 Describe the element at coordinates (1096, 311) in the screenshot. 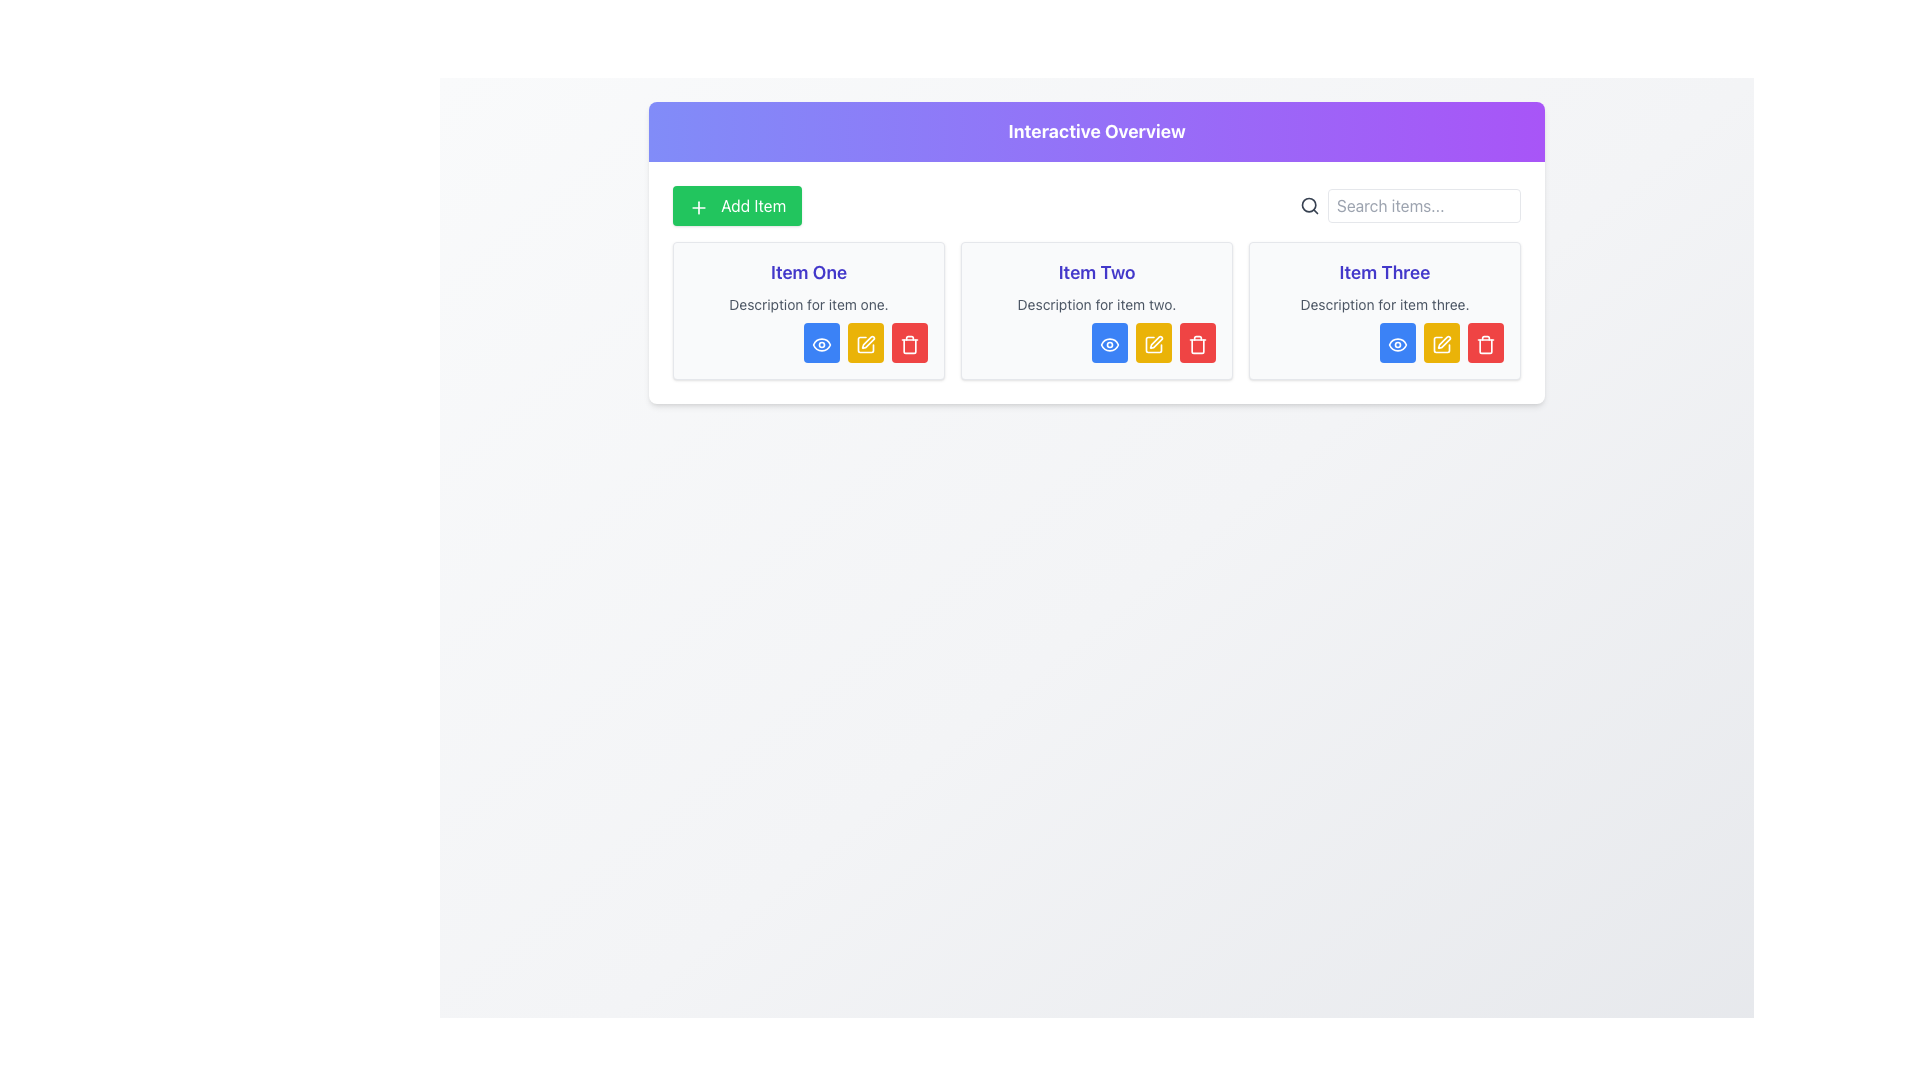

I see `the interactive card` at that location.